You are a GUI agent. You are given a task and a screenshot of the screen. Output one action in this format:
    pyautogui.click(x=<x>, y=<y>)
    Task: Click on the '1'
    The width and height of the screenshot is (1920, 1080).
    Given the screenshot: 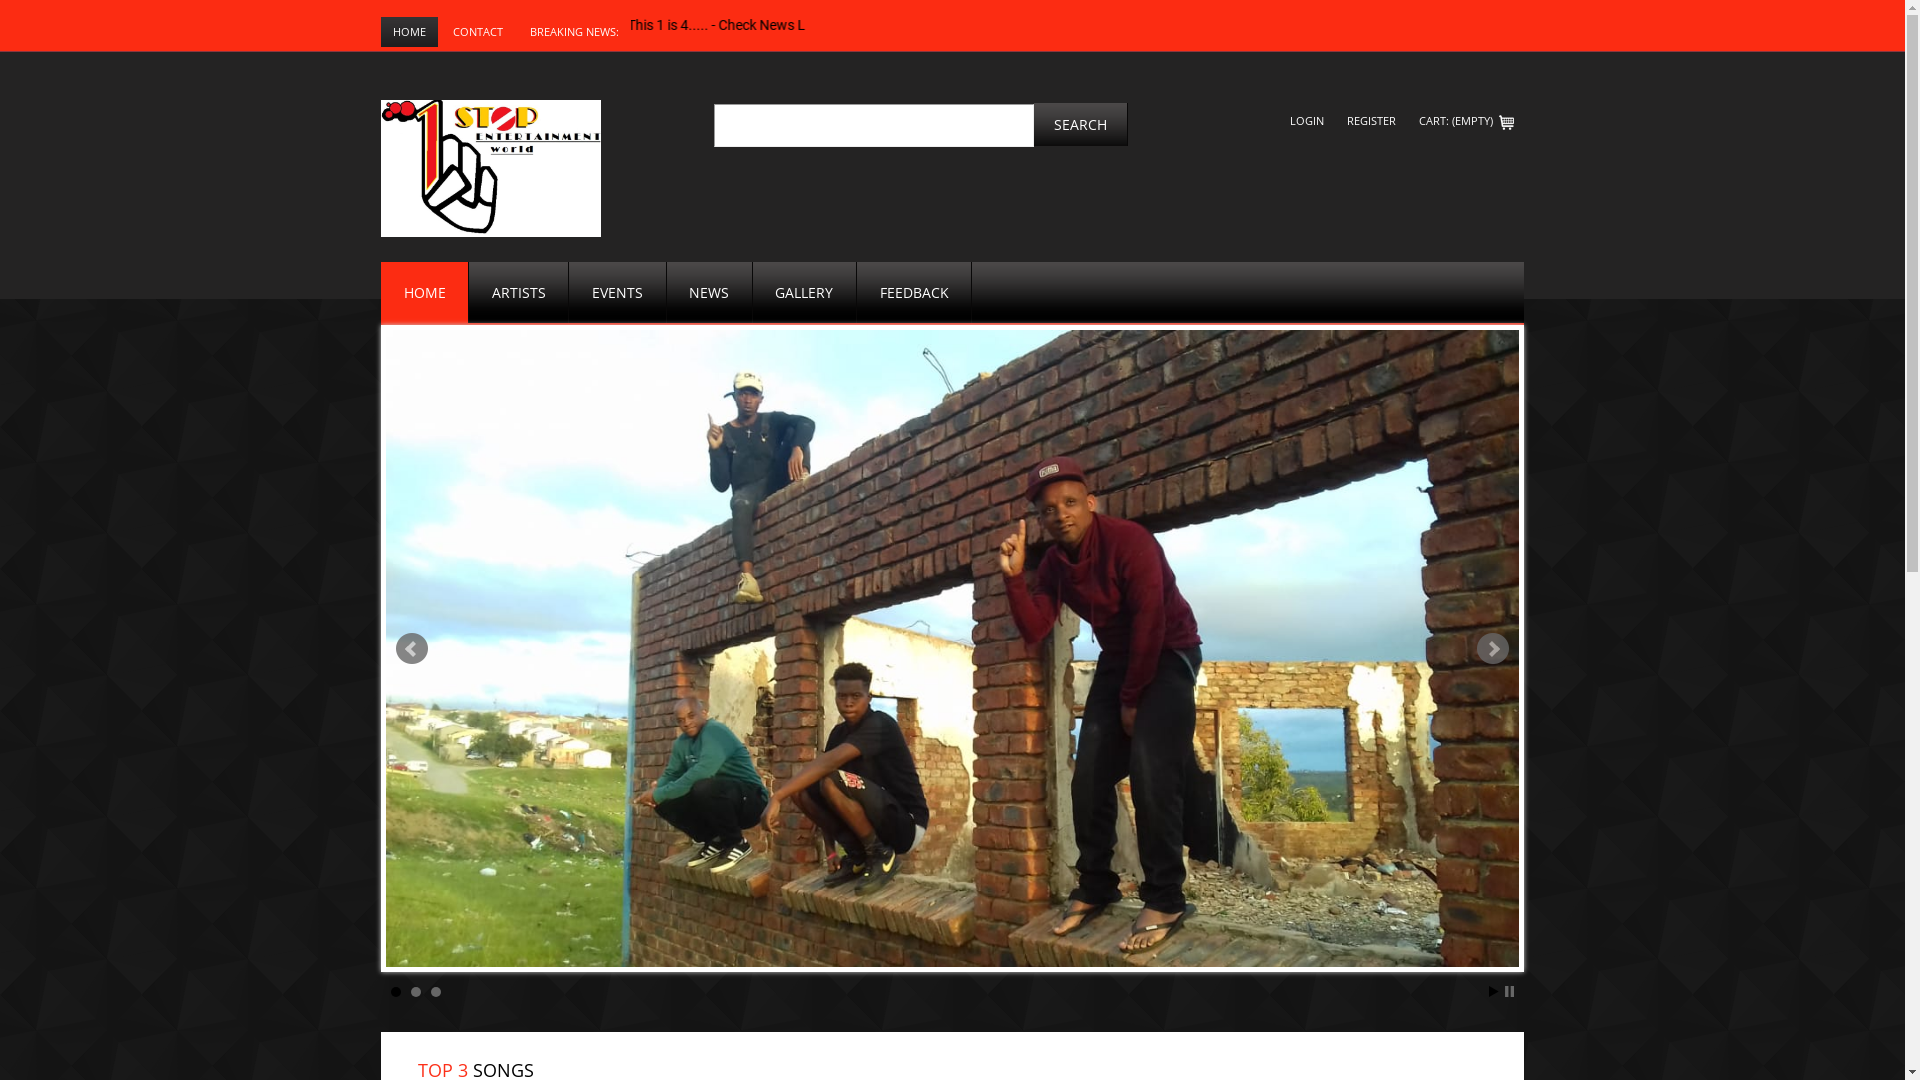 What is the action you would take?
    pyautogui.click(x=395, y=991)
    